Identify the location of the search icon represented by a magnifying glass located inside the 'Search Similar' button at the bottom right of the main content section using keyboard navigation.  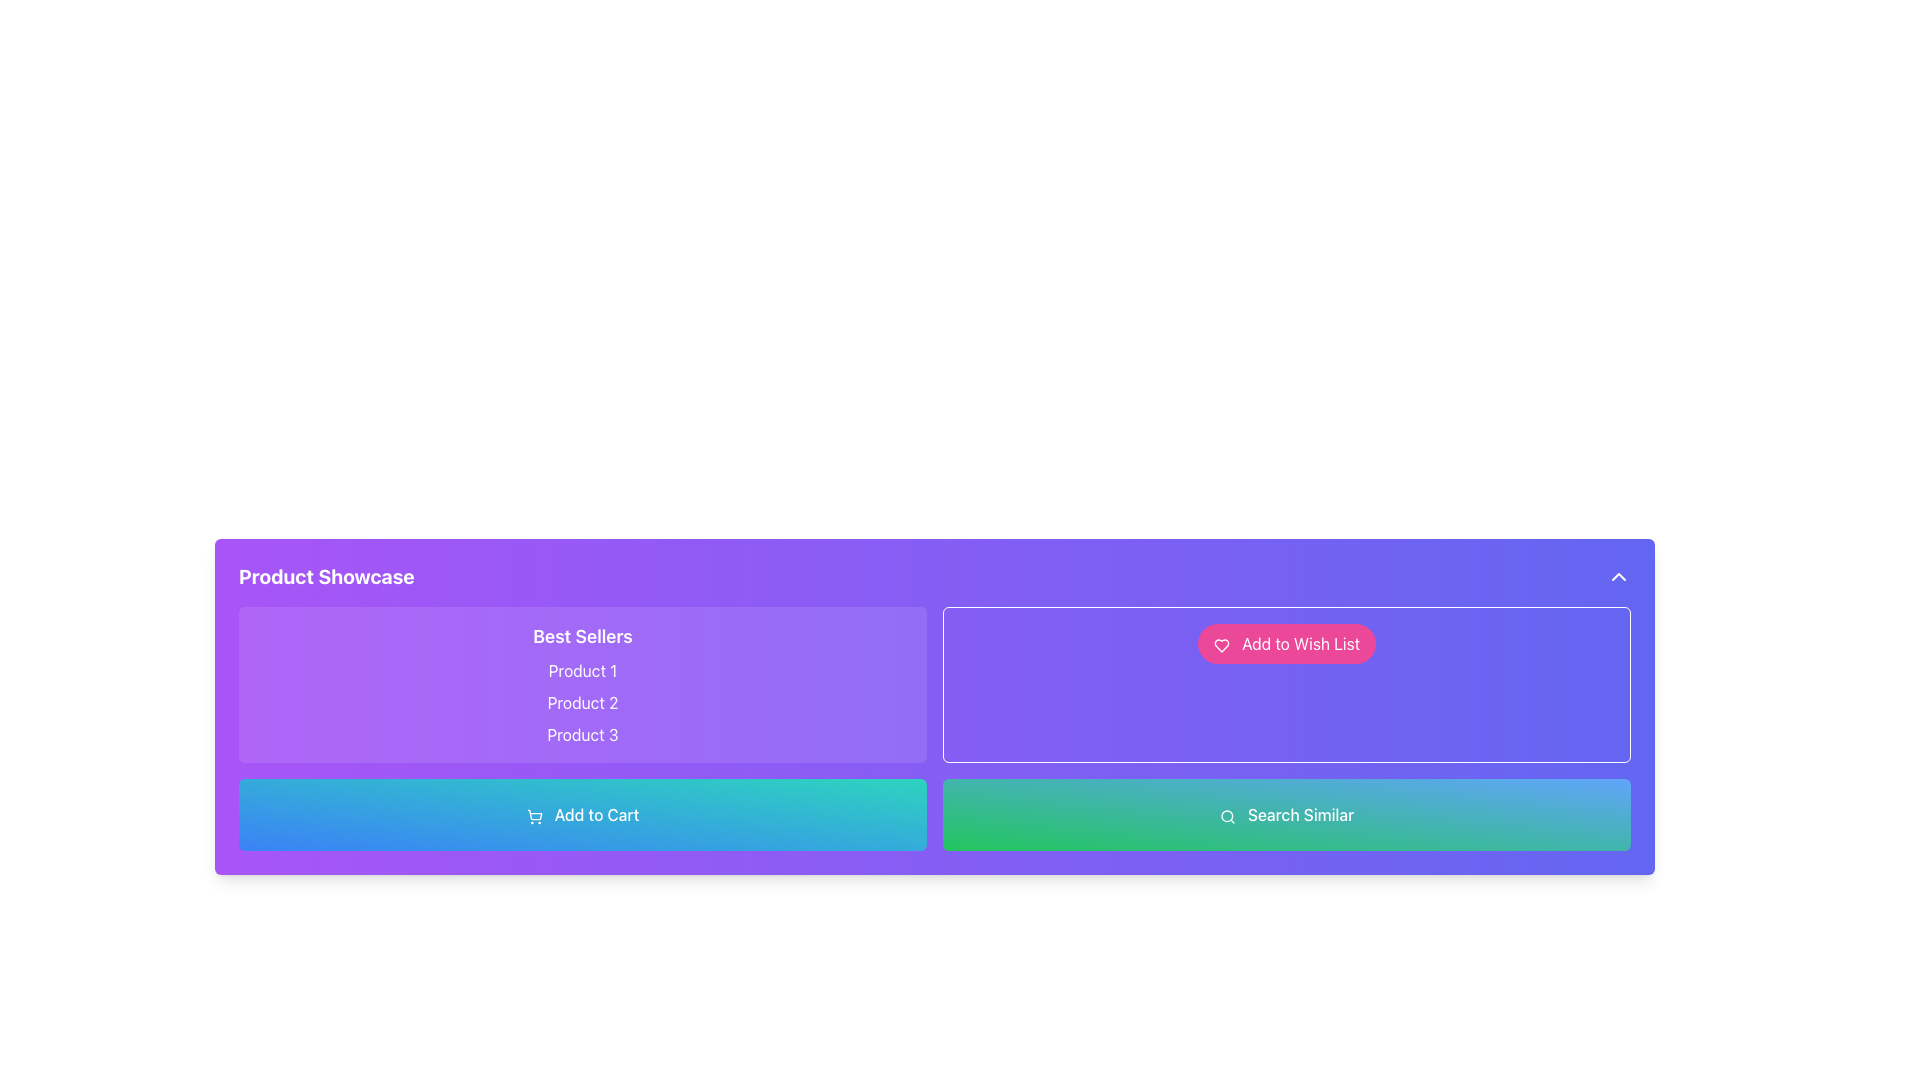
(1226, 816).